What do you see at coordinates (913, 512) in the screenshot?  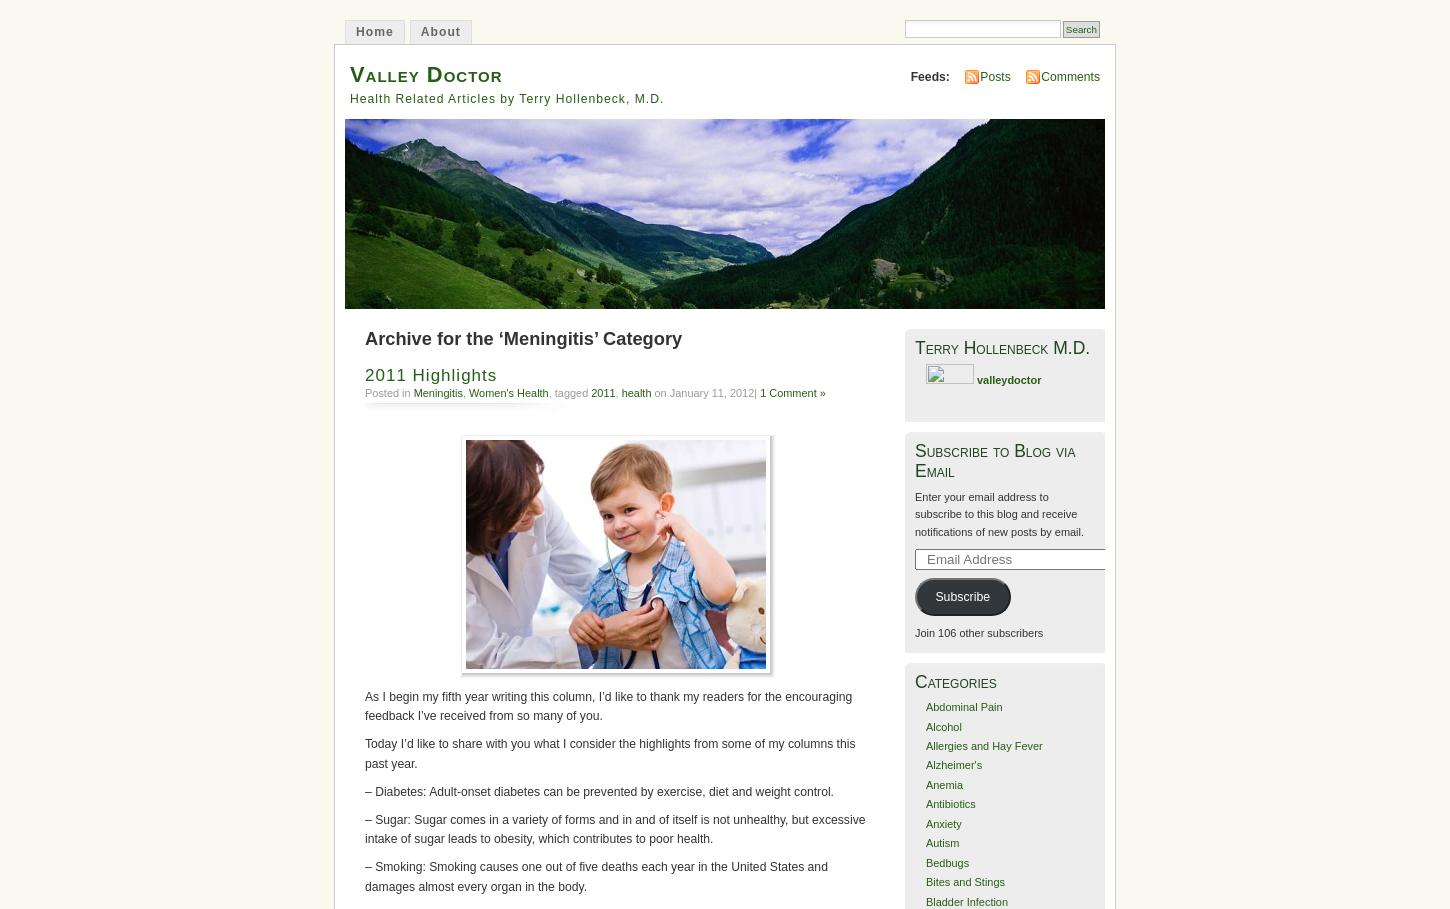 I see `'Enter your email address to subscribe to this blog and receive notifications of new posts by email.'` at bounding box center [913, 512].